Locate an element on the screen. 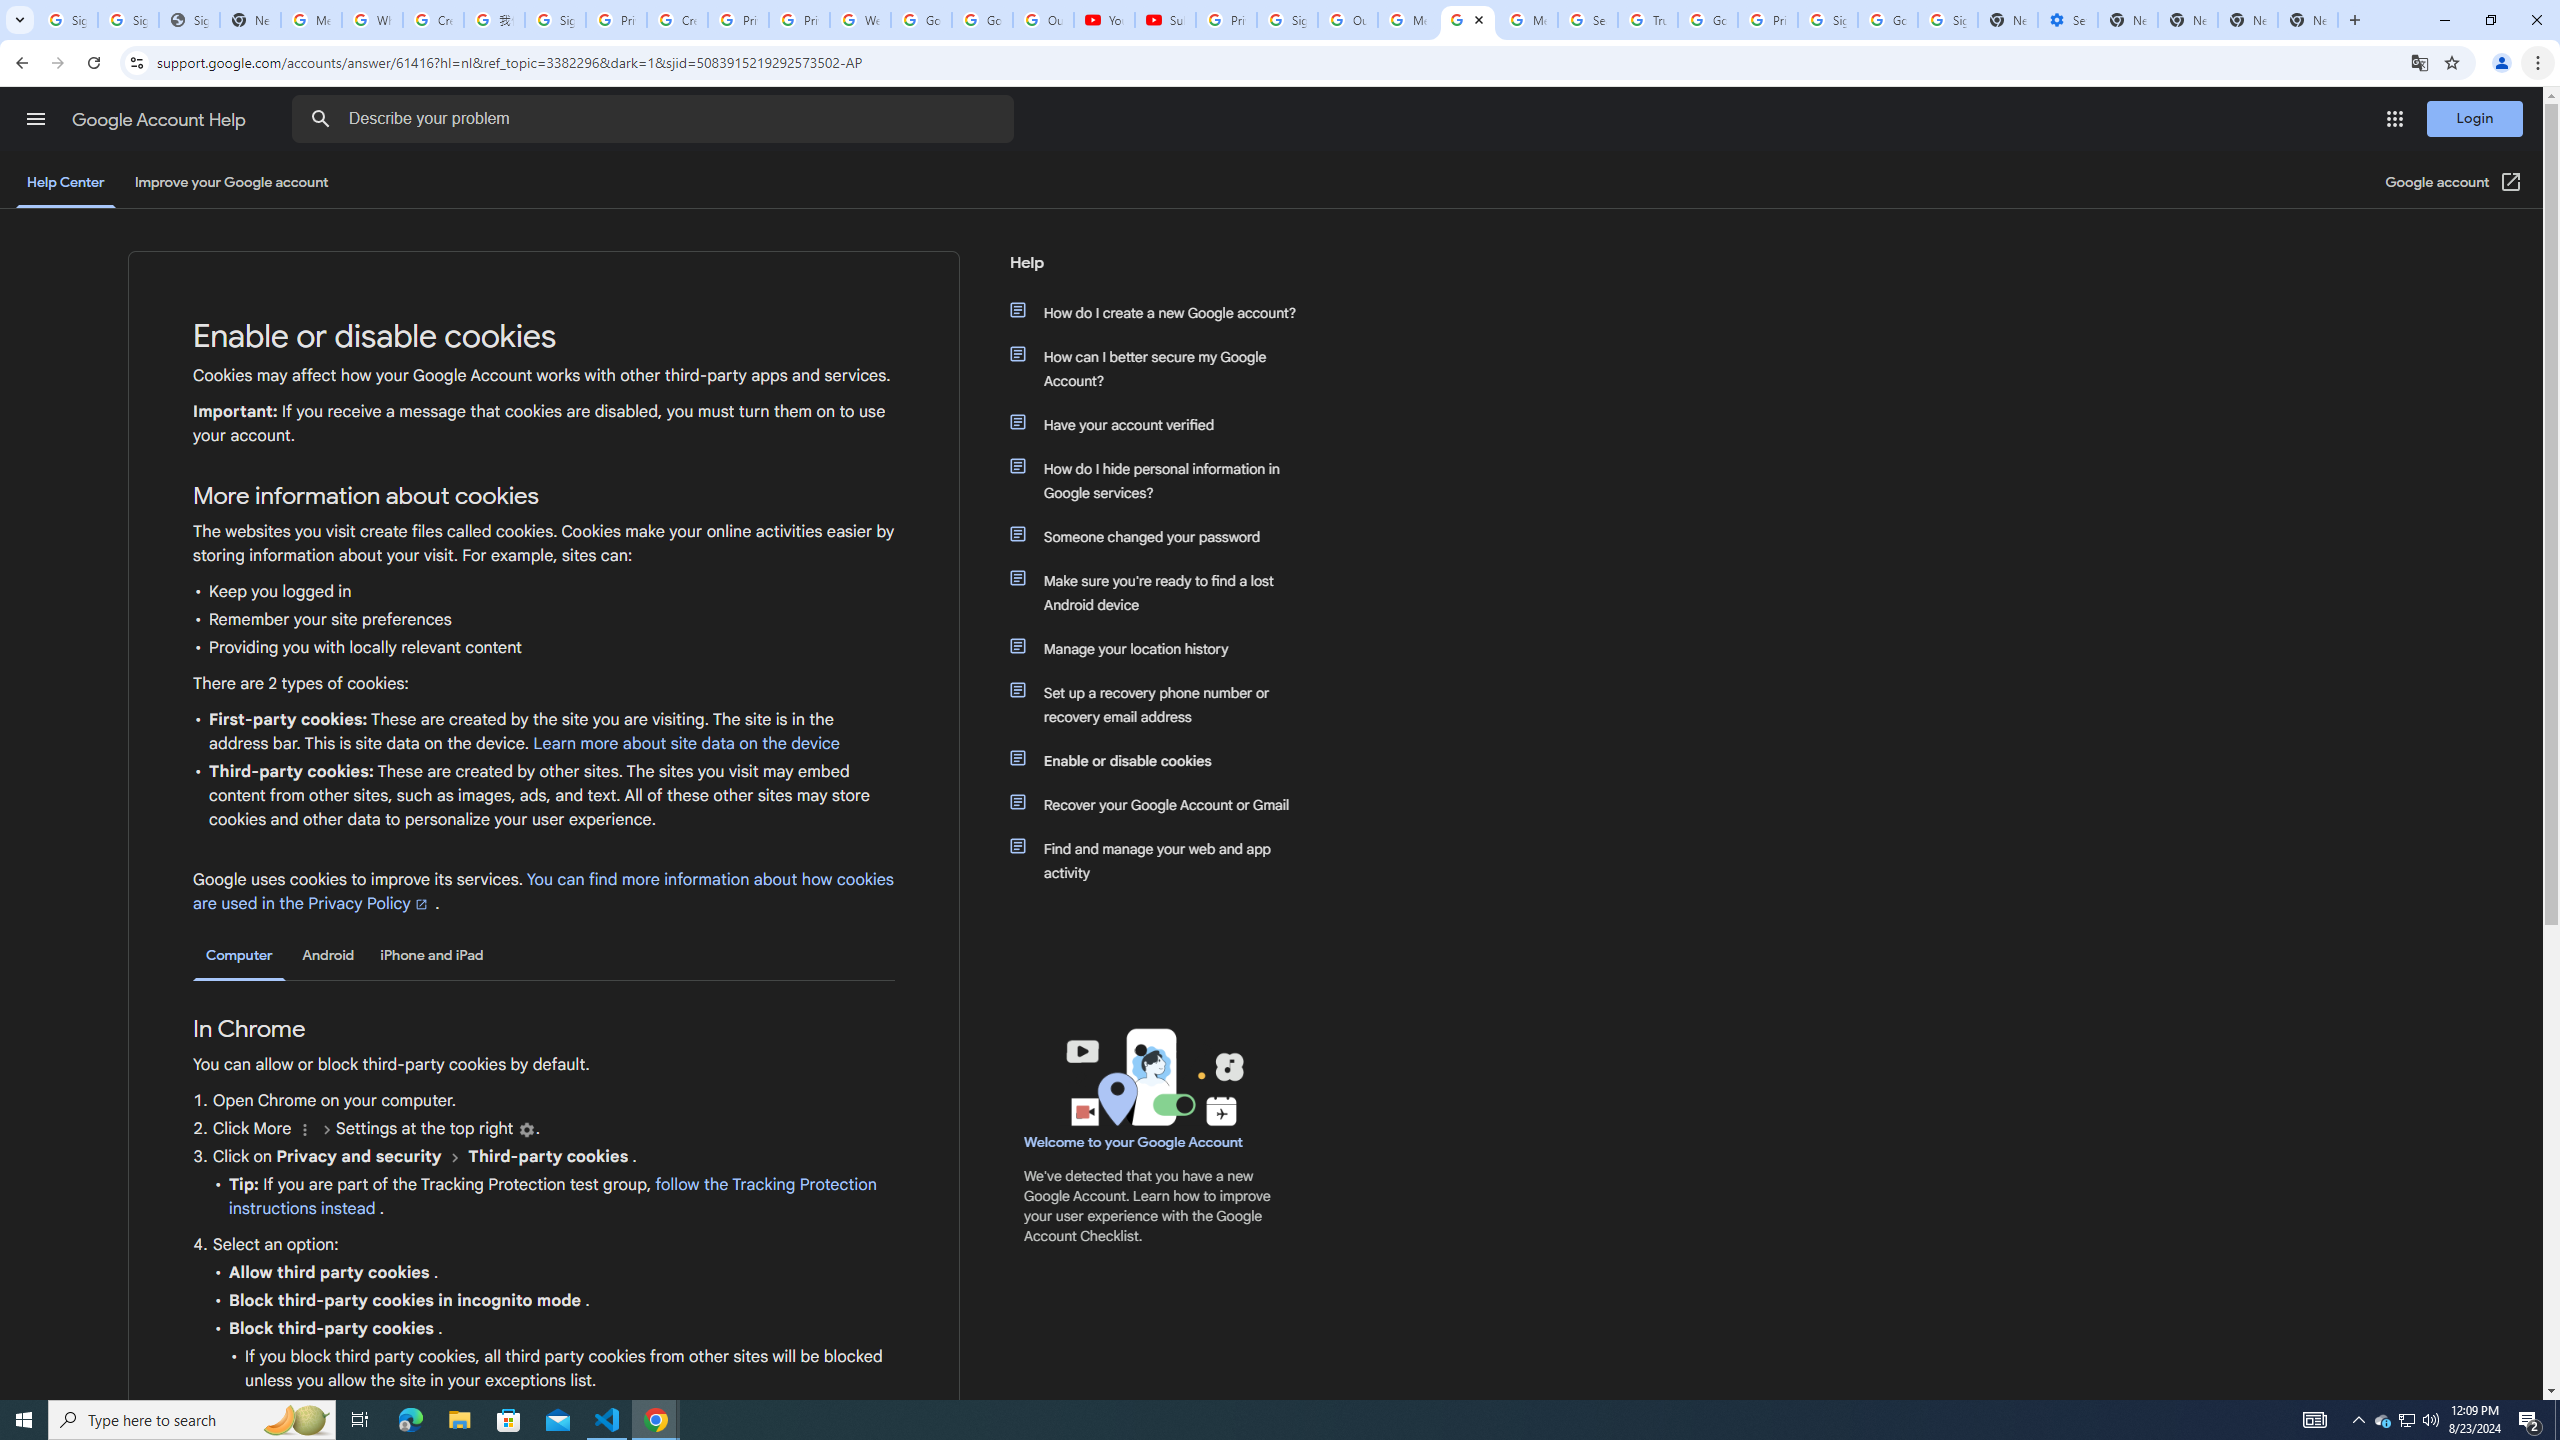 The height and width of the screenshot is (1440, 2560). 'Set up a recovery phone number or recovery email address' is located at coordinates (1162, 704).